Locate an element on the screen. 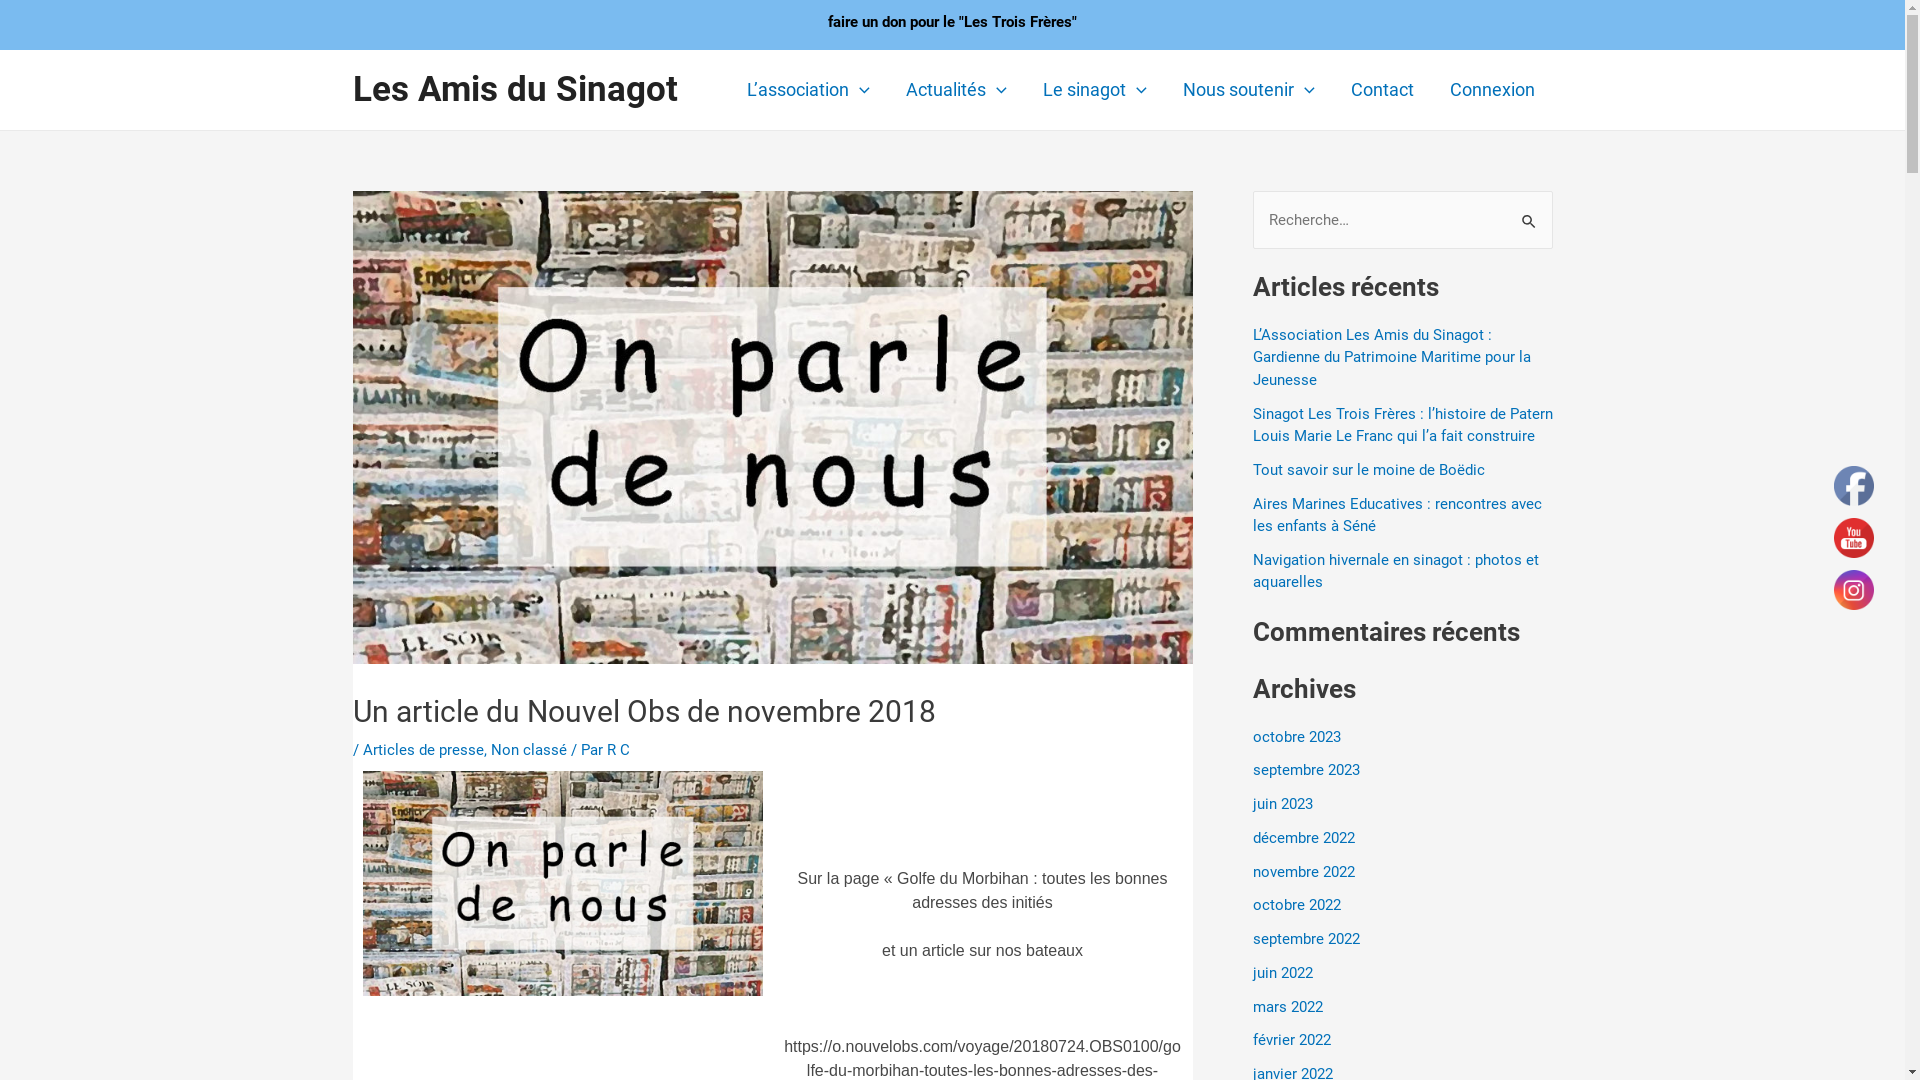 This screenshot has height=1080, width=1920. 'septembre 2022' is located at coordinates (1305, 938).